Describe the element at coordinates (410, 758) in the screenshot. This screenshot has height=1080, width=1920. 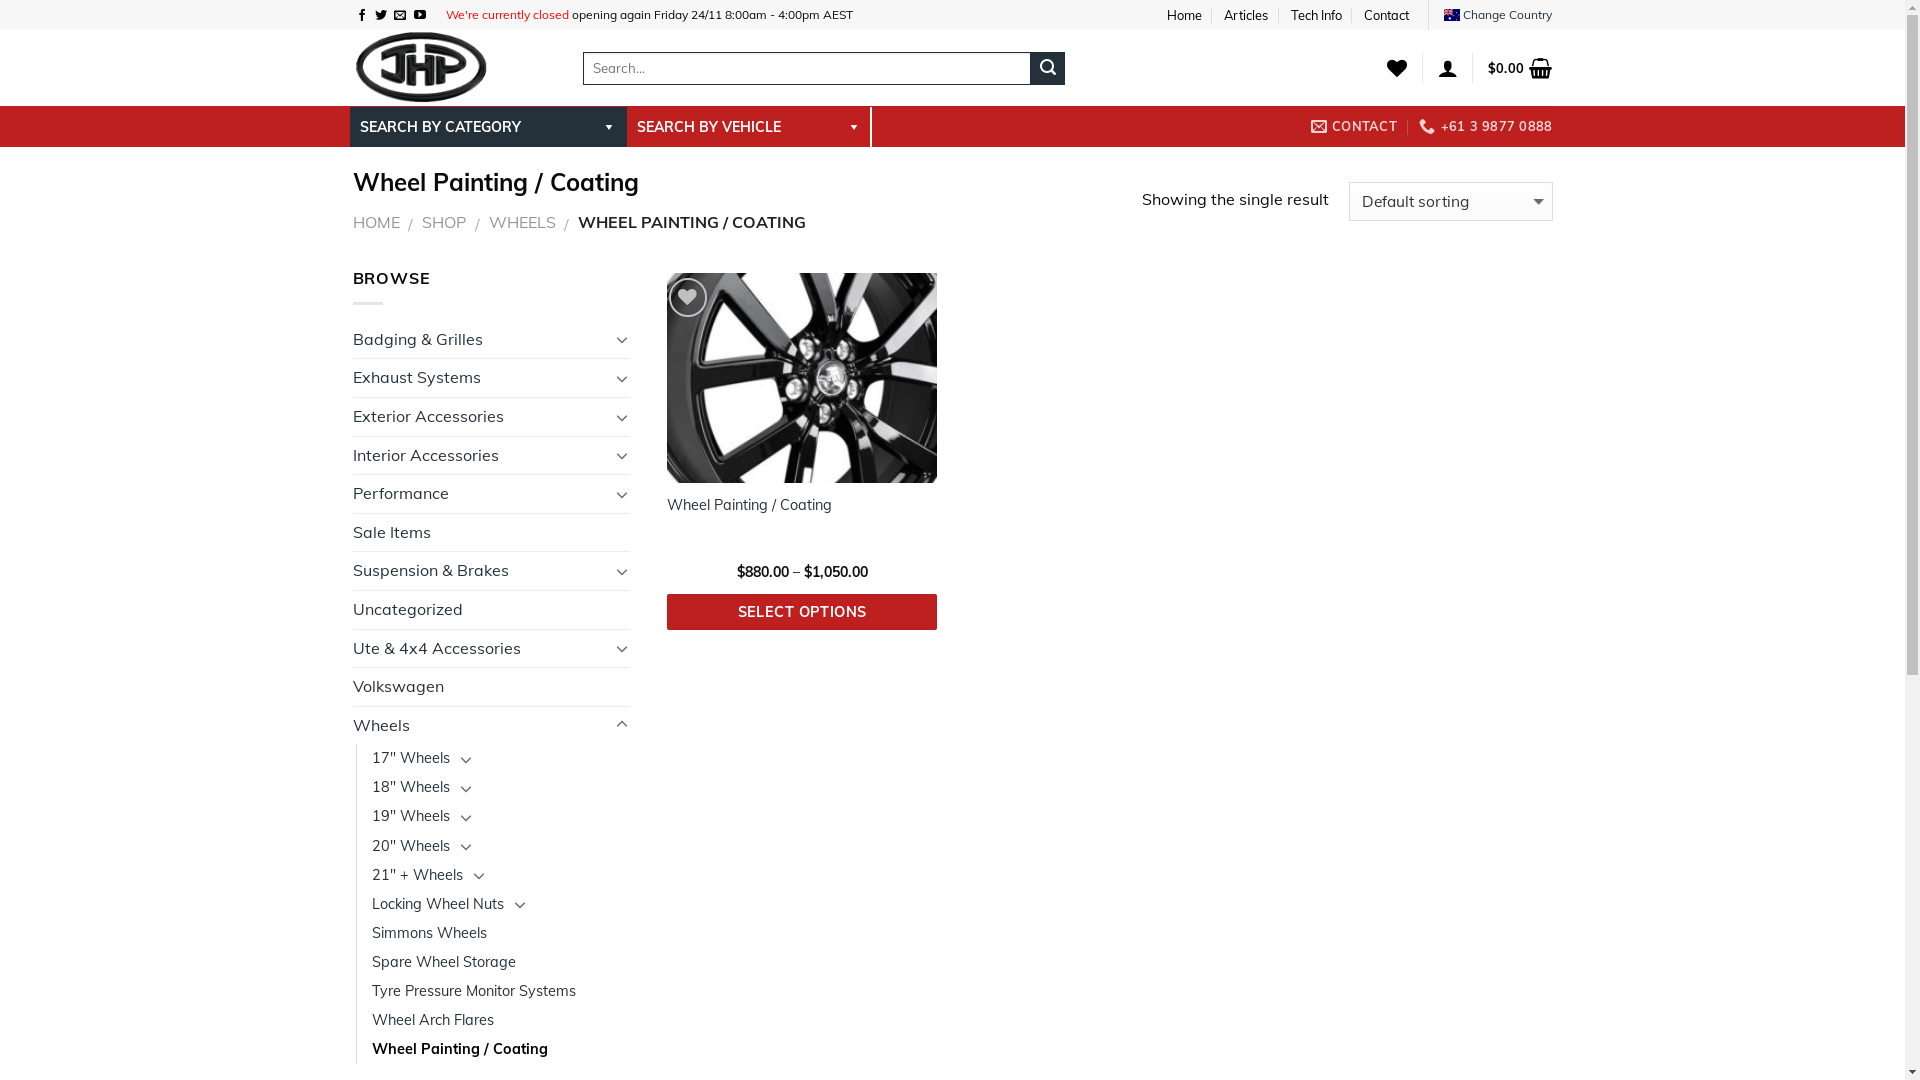
I see `'17" Wheels'` at that location.